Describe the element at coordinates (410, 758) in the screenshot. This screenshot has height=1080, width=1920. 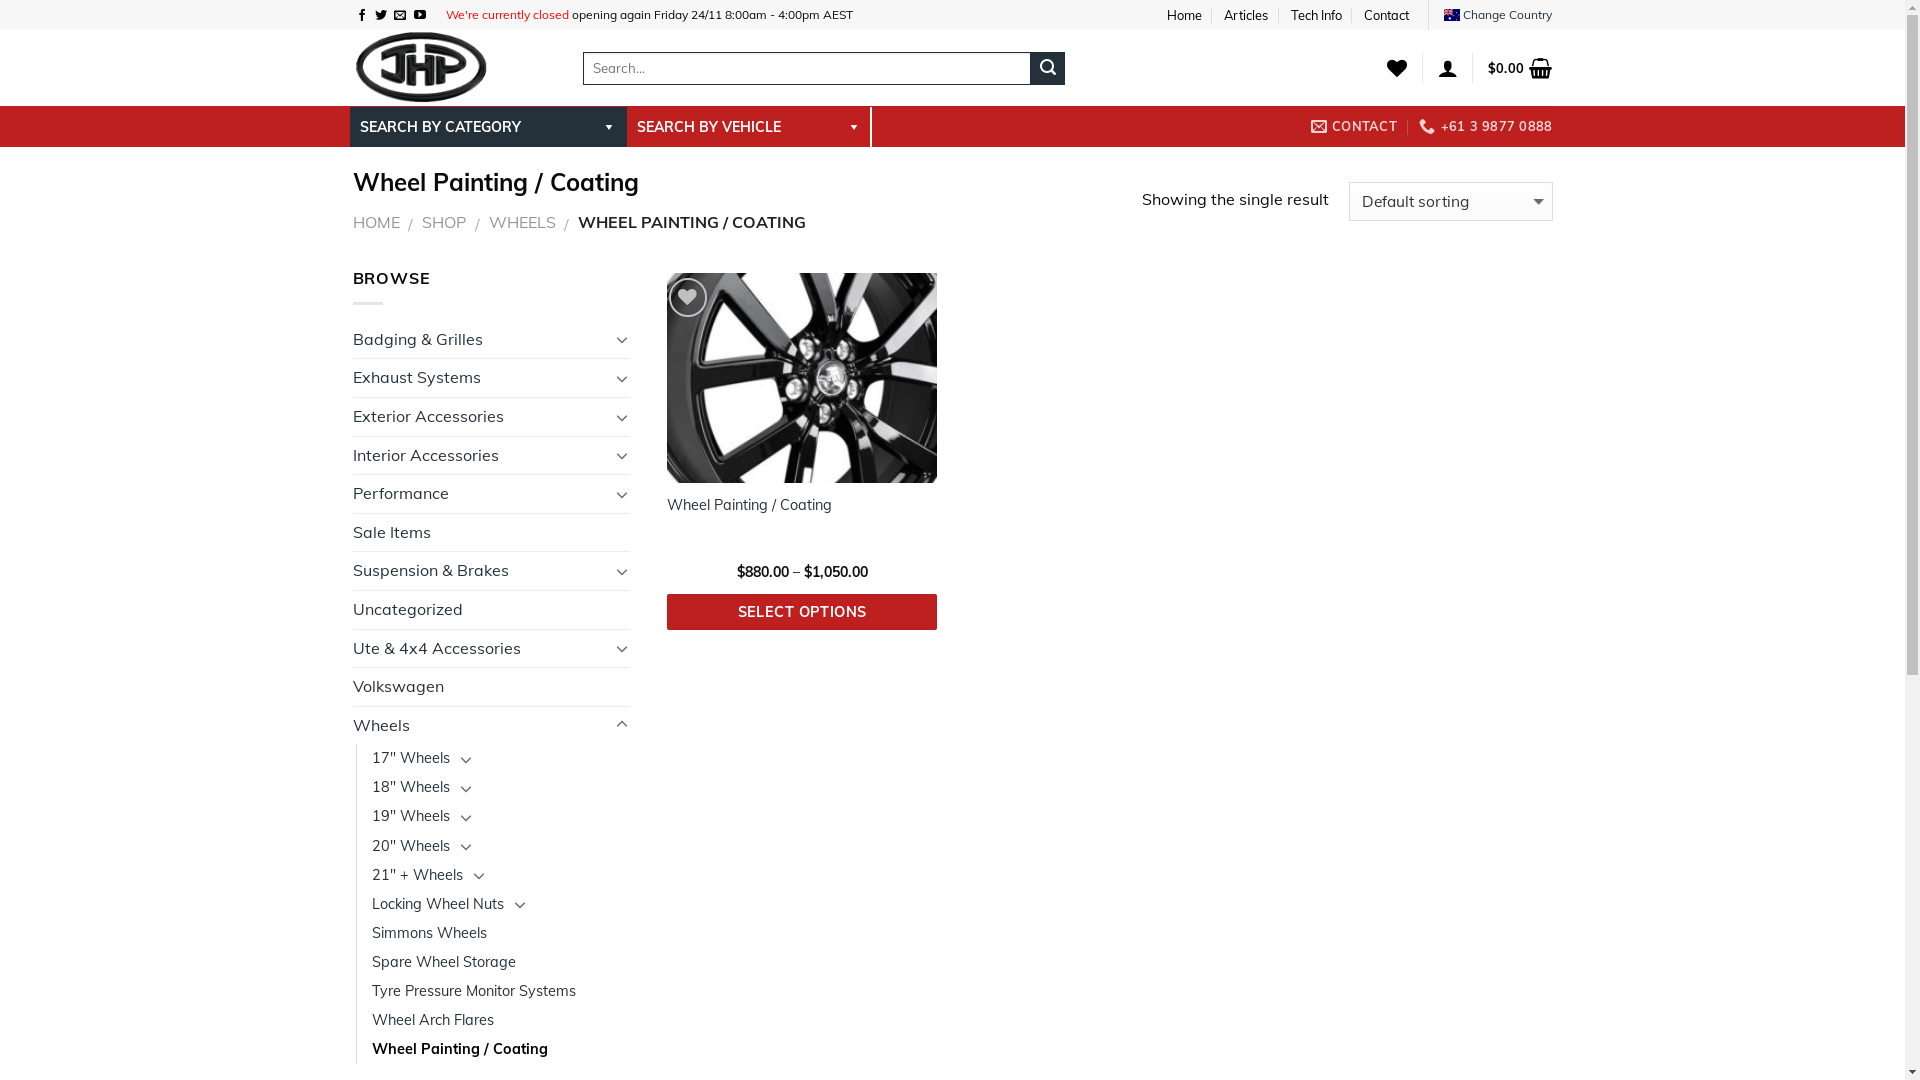
I see `'17" Wheels'` at that location.